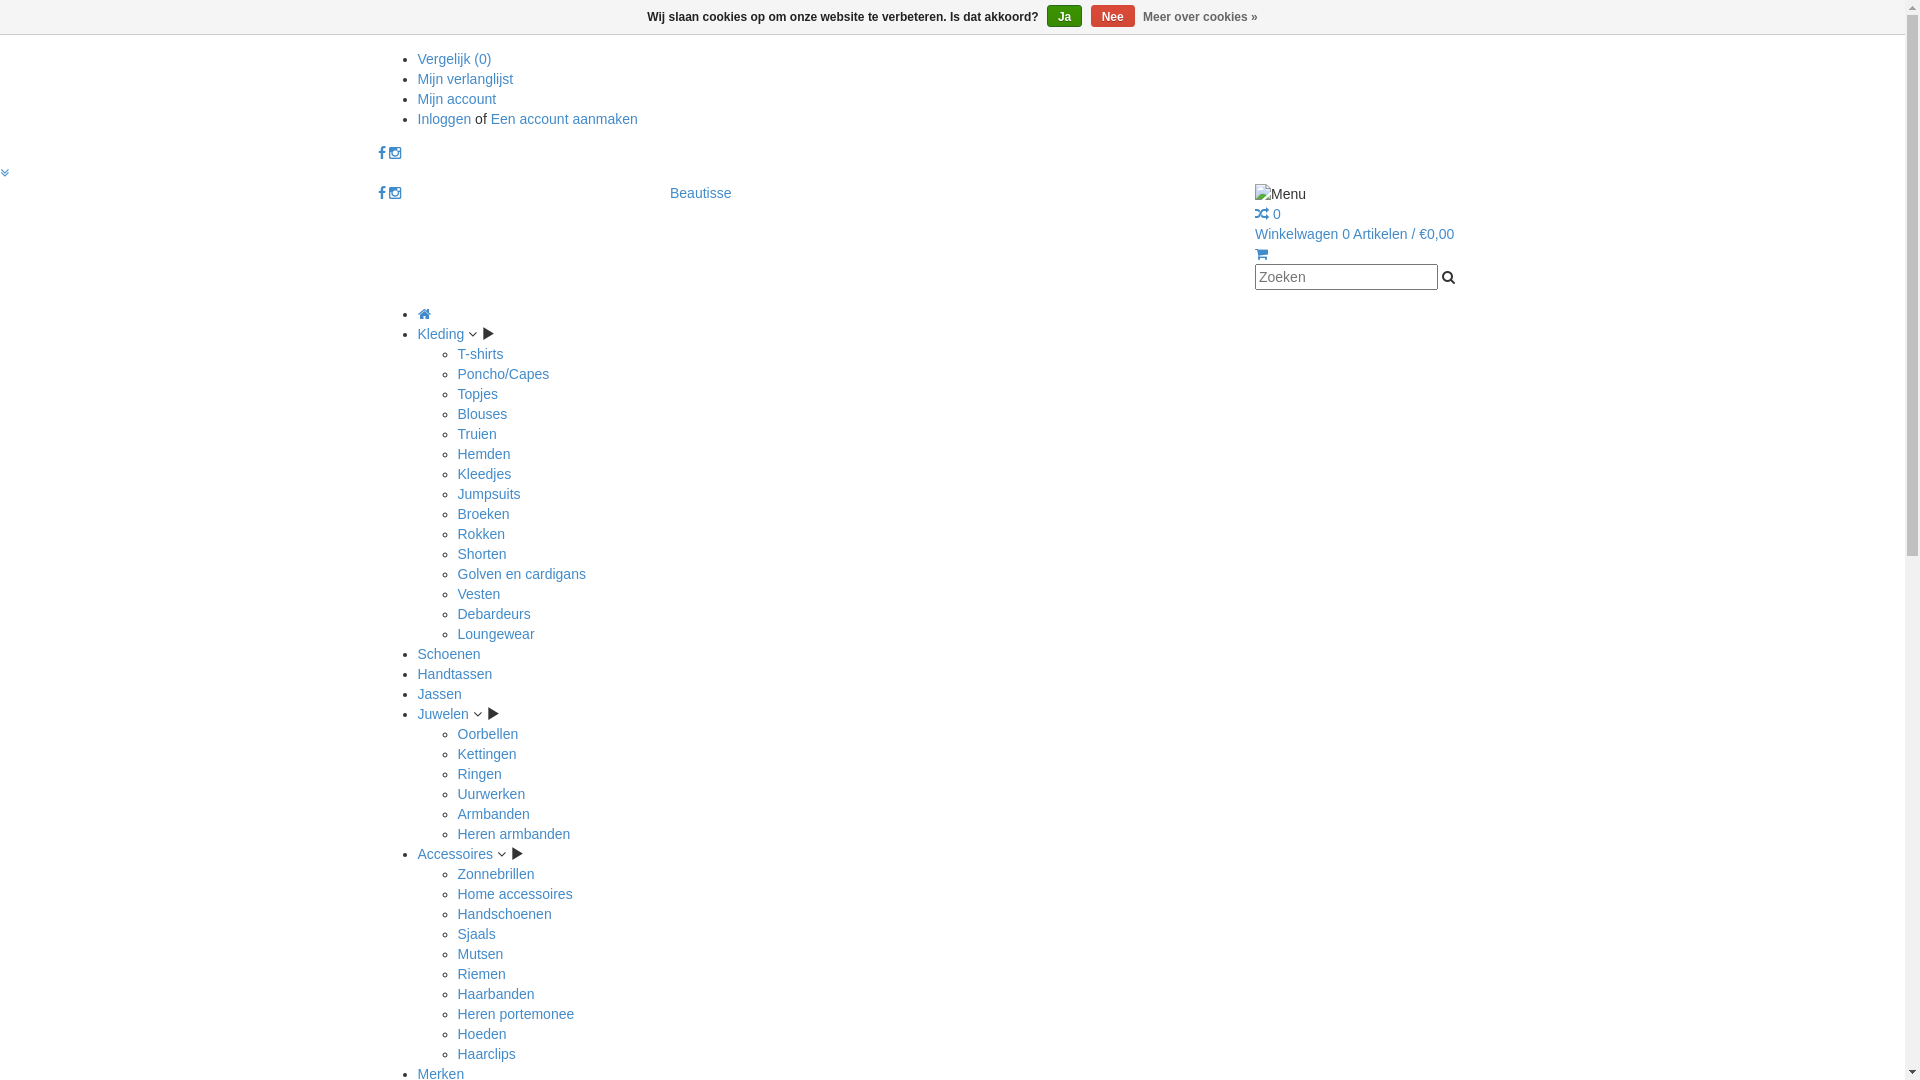  What do you see at coordinates (482, 554) in the screenshot?
I see `'Shorten'` at bounding box center [482, 554].